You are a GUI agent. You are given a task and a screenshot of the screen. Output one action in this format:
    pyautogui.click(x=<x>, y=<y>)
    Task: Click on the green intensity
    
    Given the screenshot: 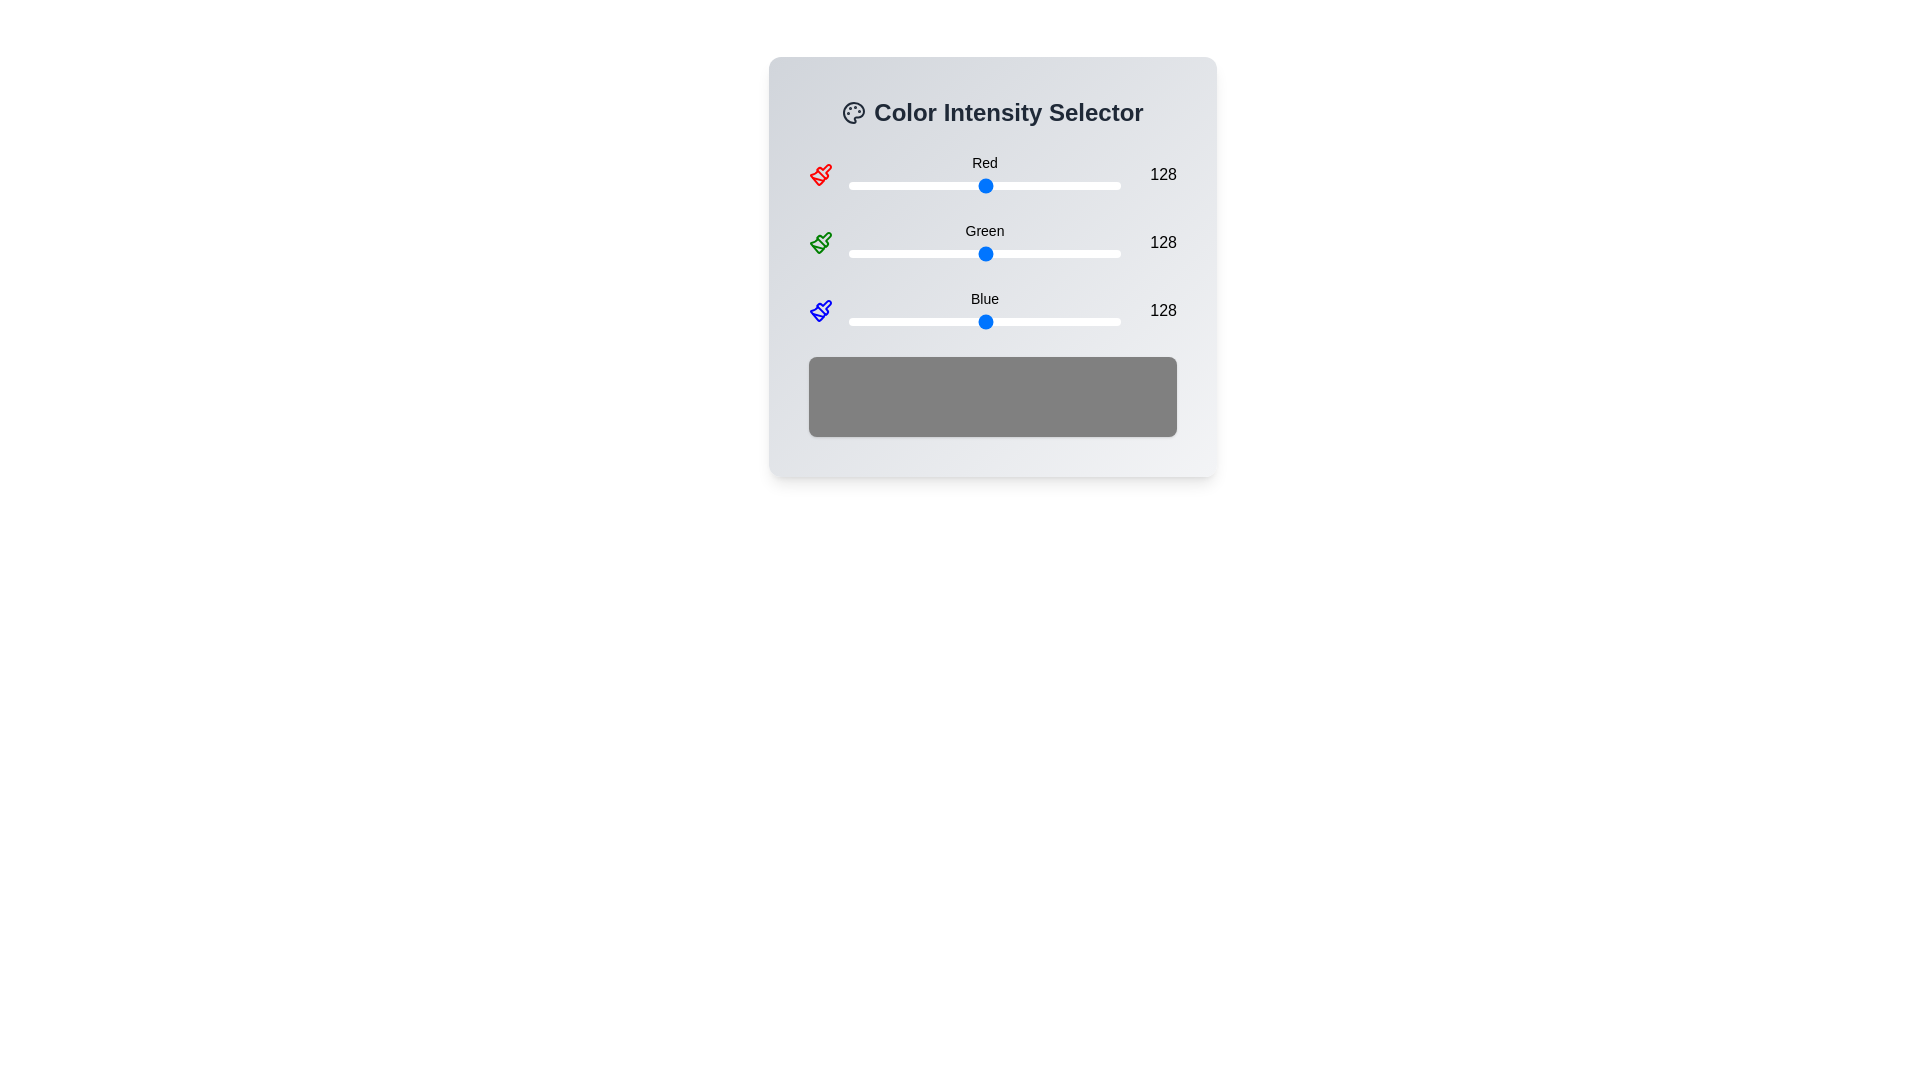 What is the action you would take?
    pyautogui.click(x=875, y=253)
    